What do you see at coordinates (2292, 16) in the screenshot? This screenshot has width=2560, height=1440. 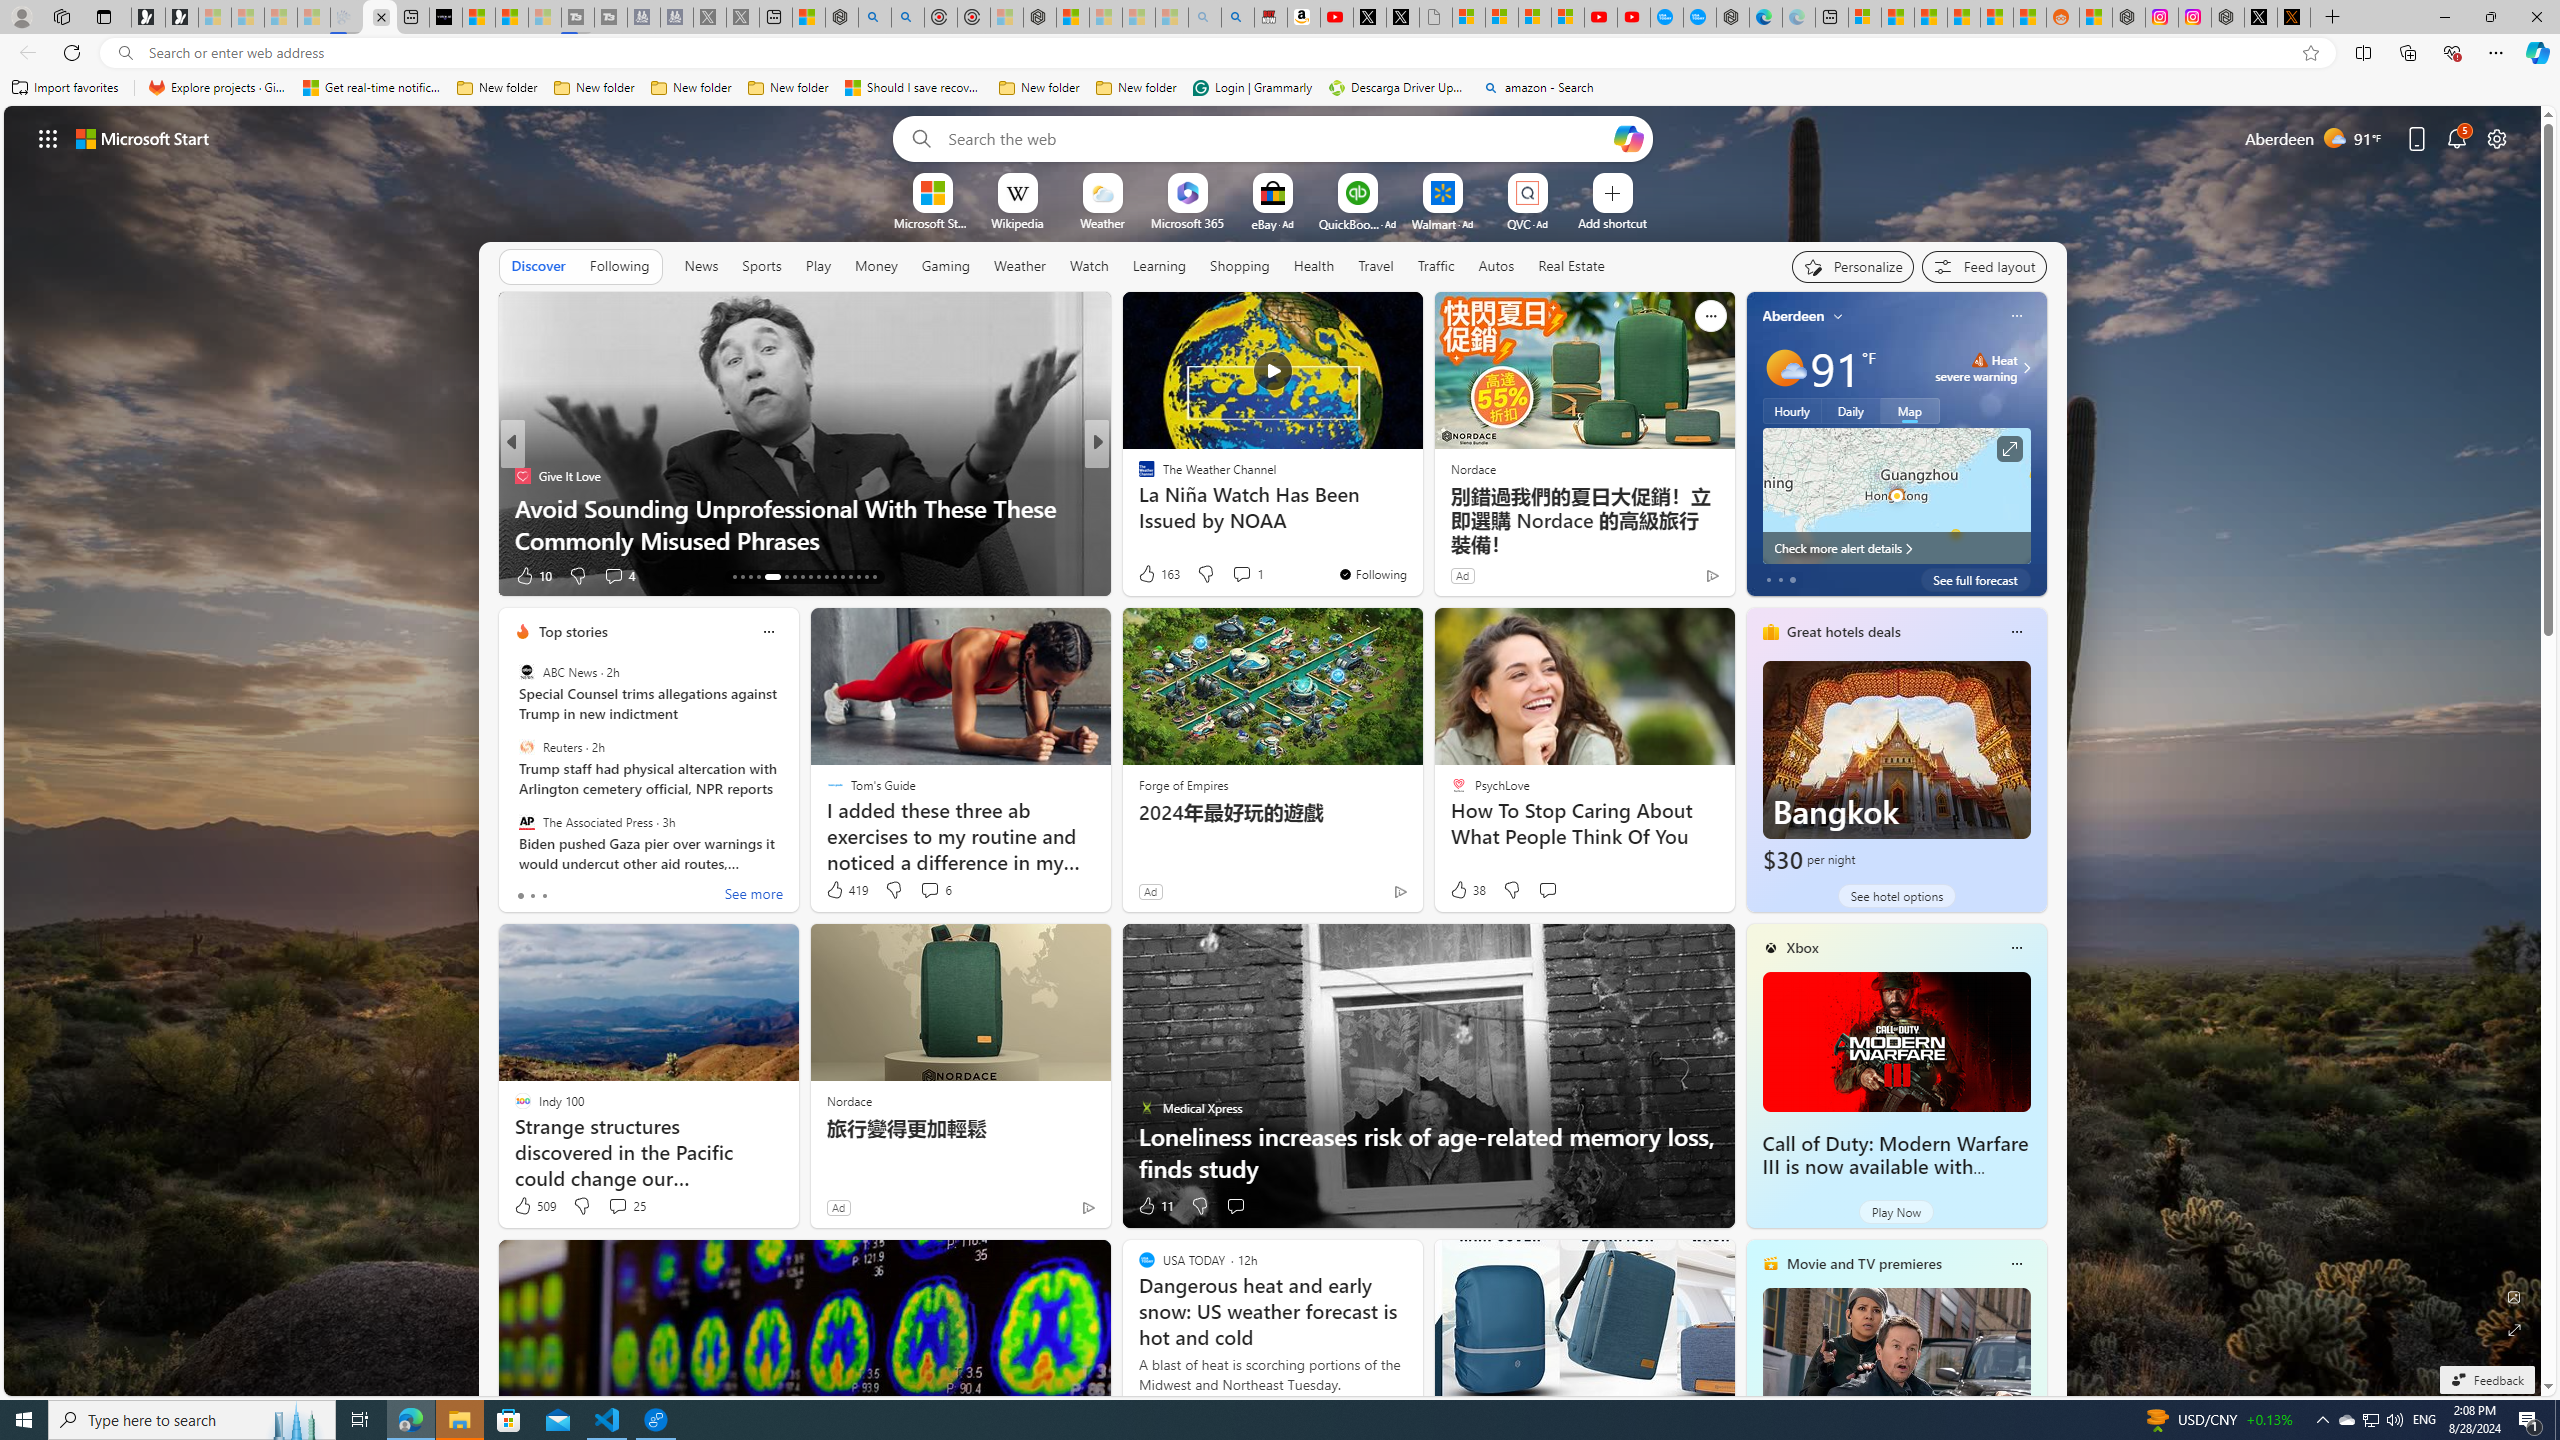 I see `'help.x.com | 524: A timeout occurred'` at bounding box center [2292, 16].